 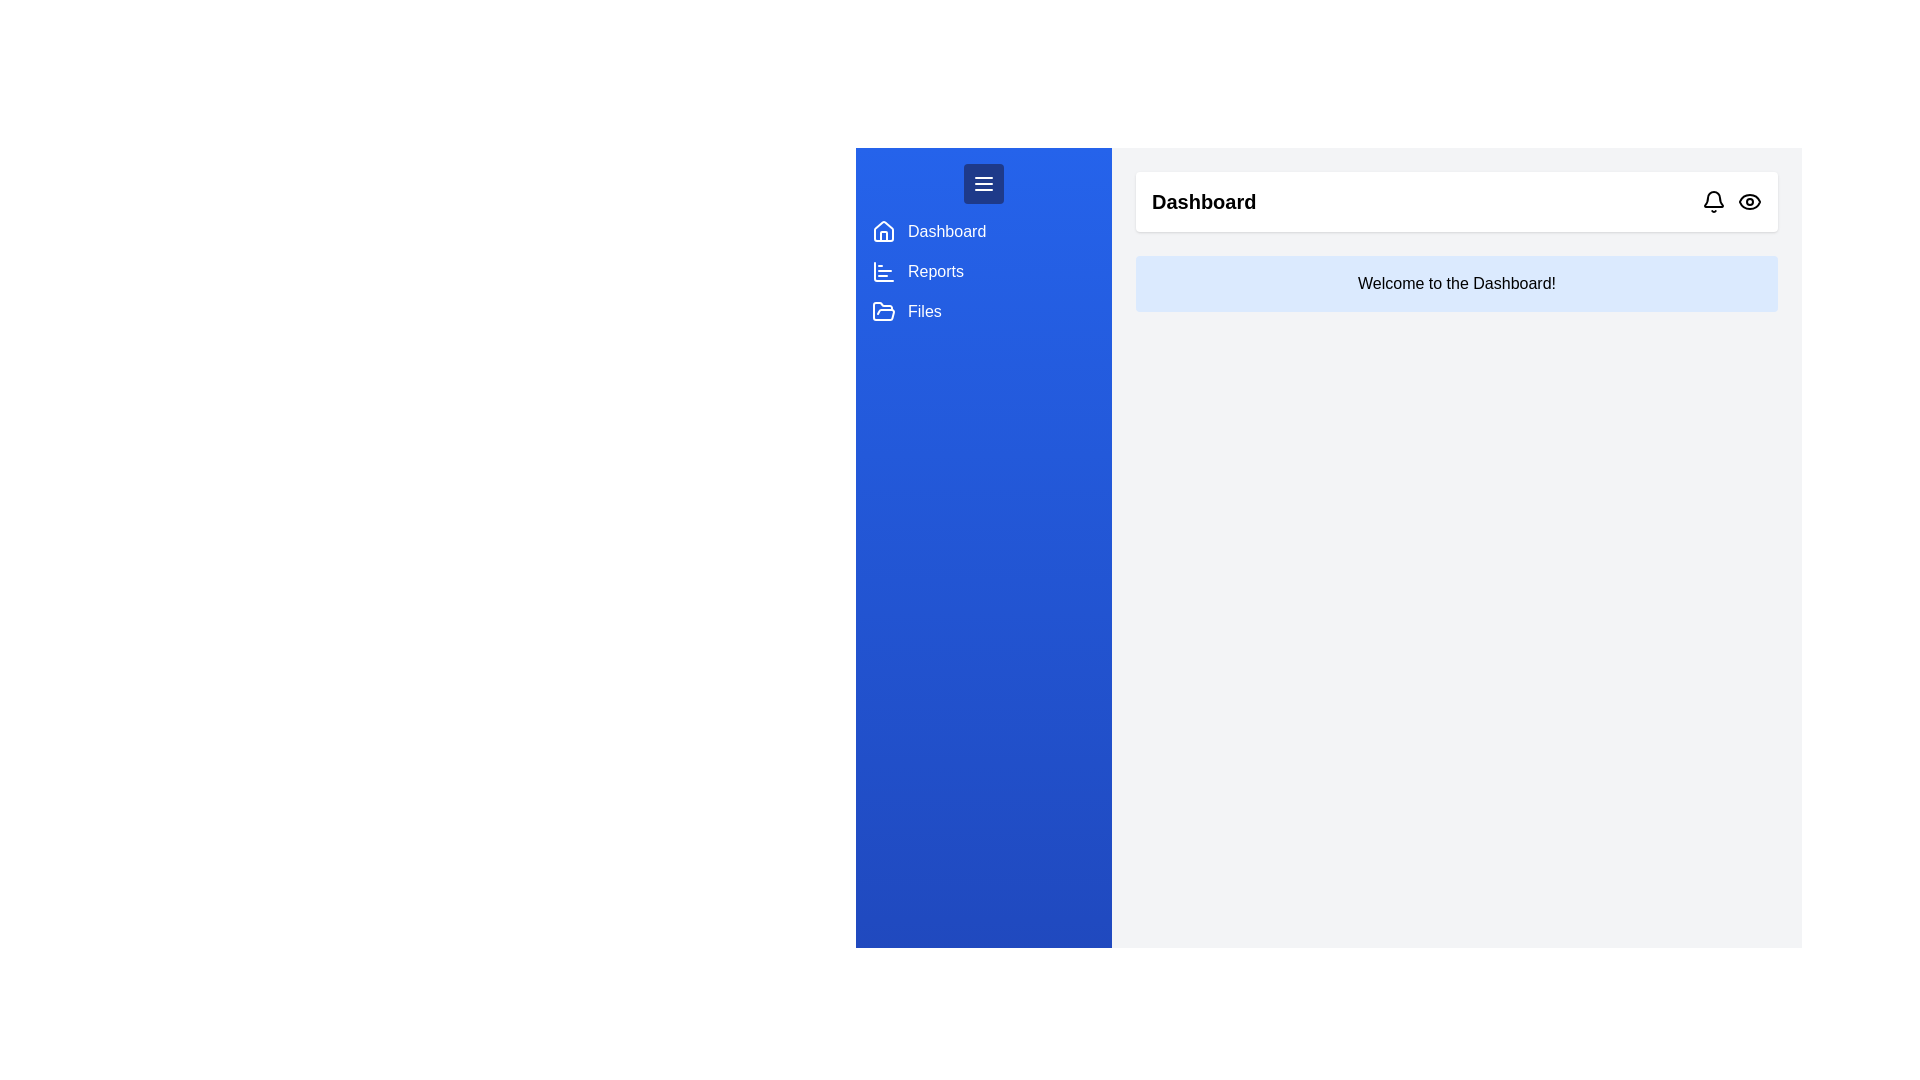 What do you see at coordinates (1731, 201) in the screenshot?
I see `the bell and eye icons` at bounding box center [1731, 201].